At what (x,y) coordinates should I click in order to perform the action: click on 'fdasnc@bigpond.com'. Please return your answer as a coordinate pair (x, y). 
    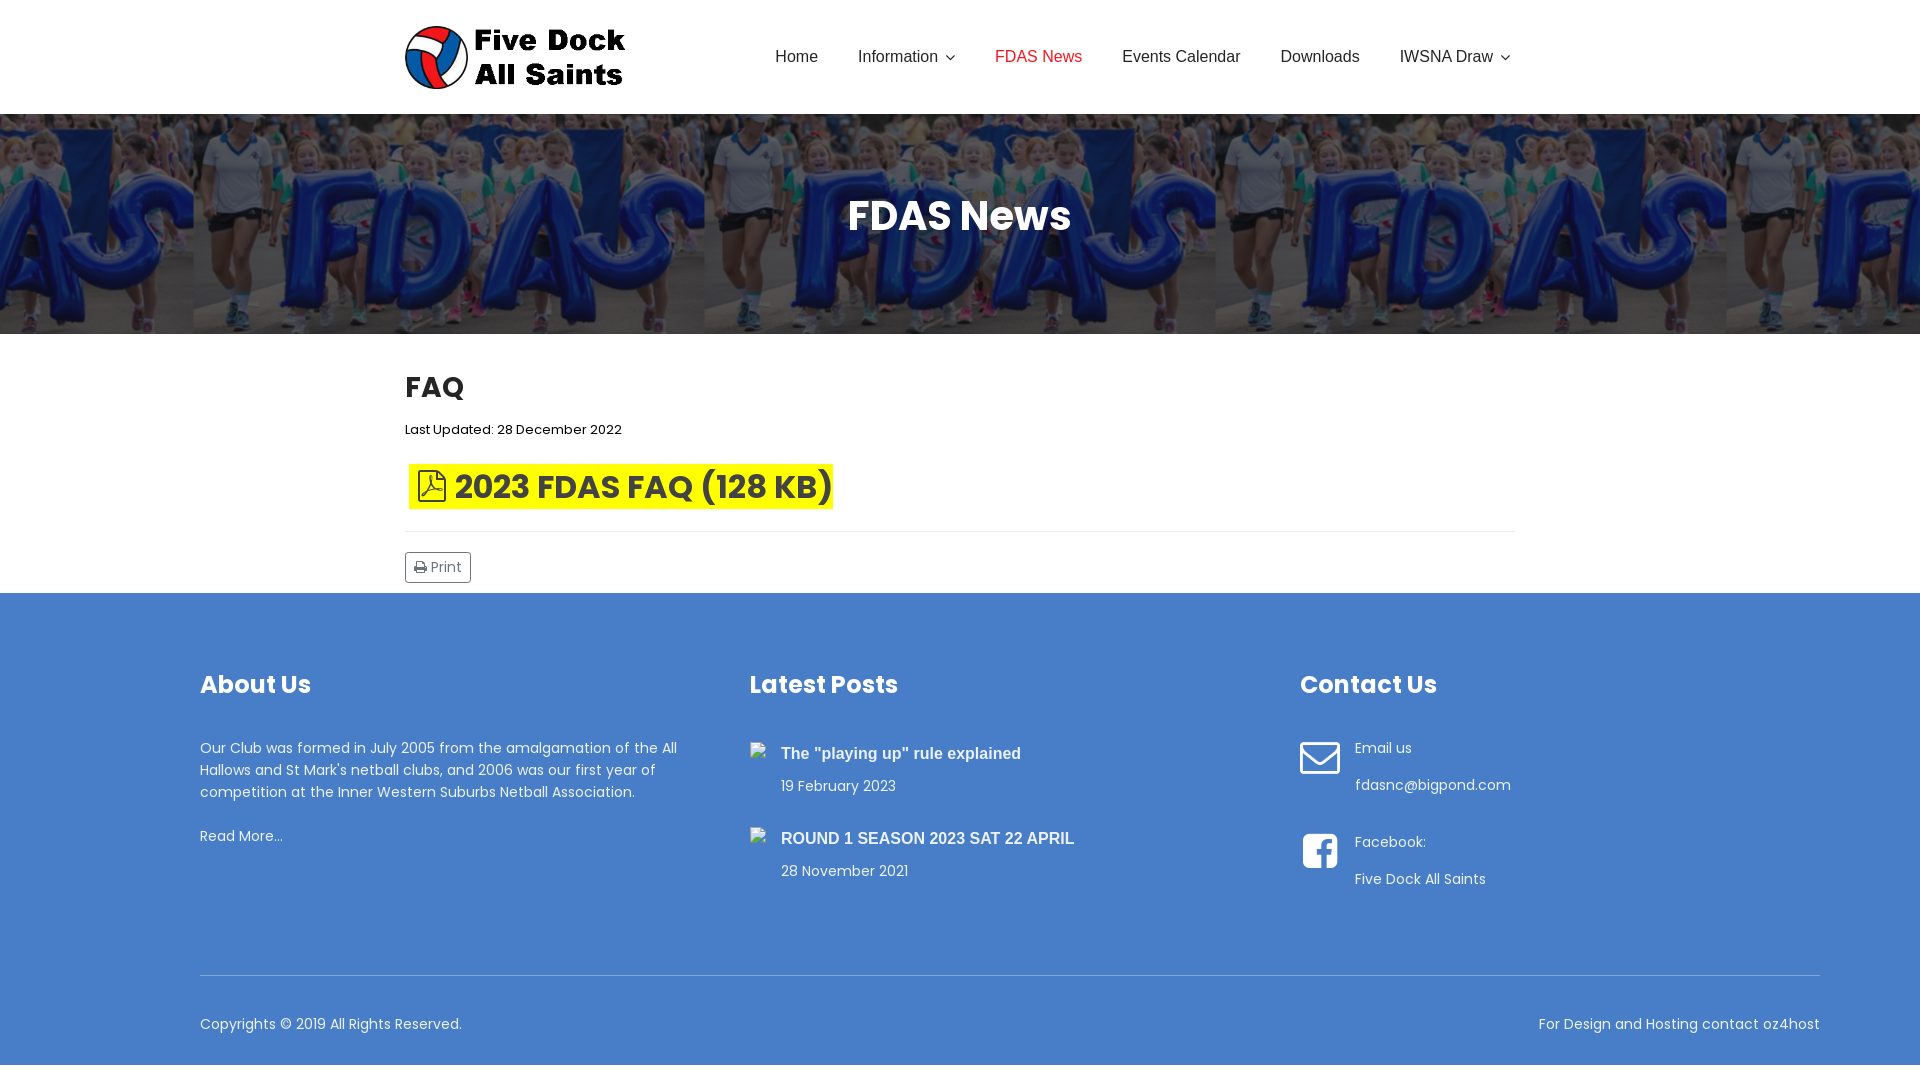
    Looking at the image, I should click on (1432, 784).